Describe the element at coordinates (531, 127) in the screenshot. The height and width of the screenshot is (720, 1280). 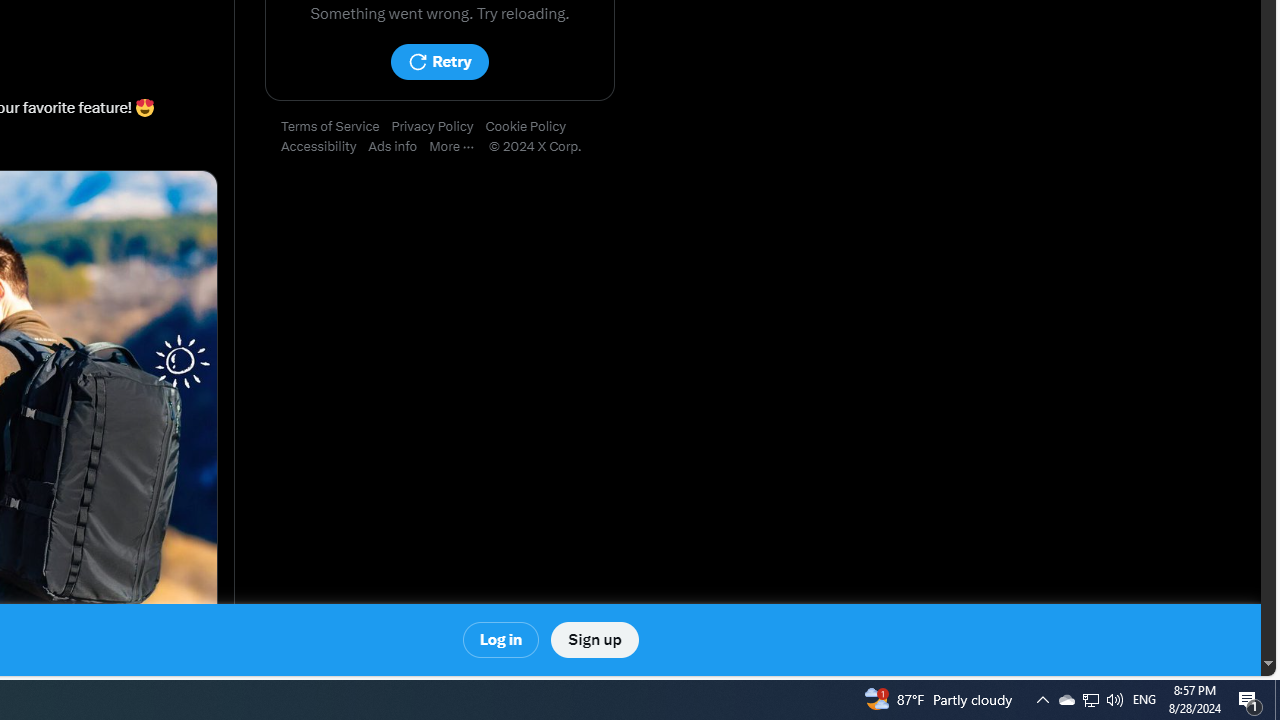
I see `'Cookie Policy'` at that location.